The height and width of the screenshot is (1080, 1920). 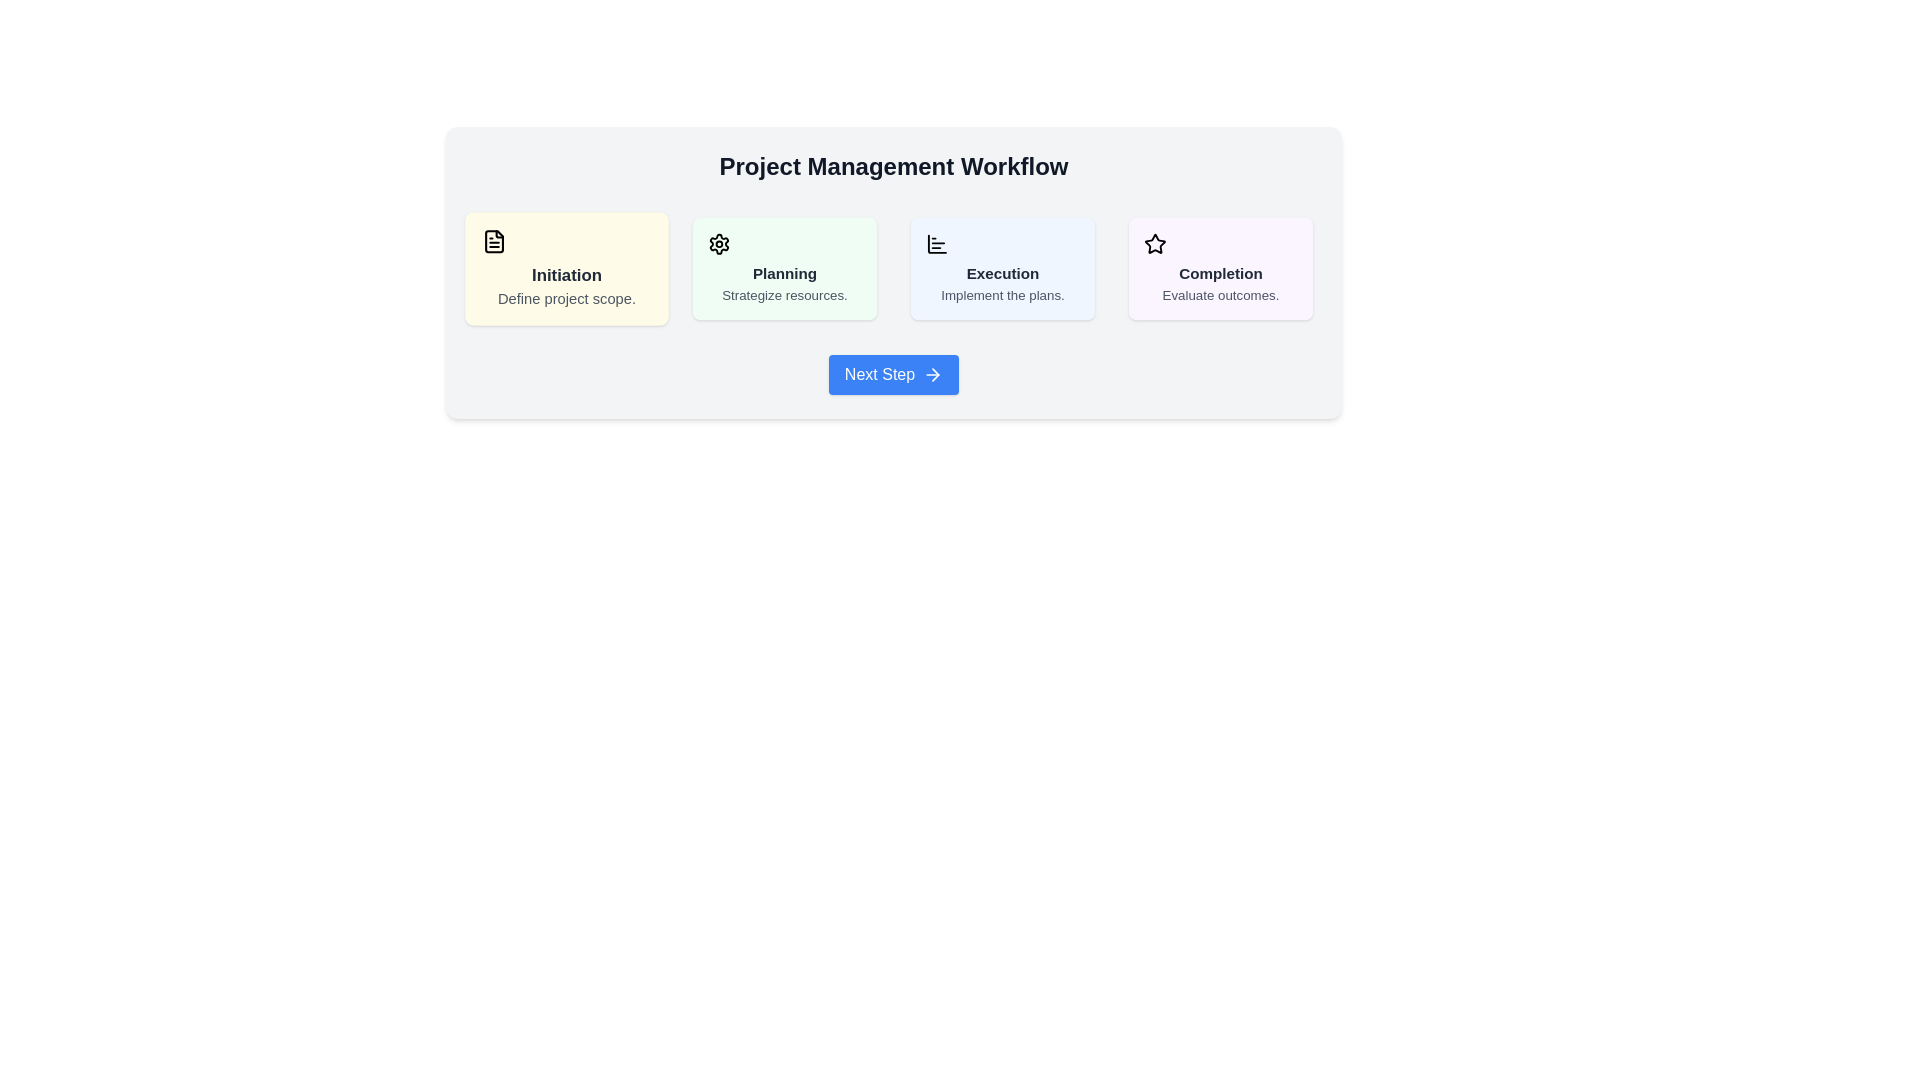 What do you see at coordinates (1003, 273) in the screenshot?
I see `the static text element functioning as a label or header, which indicates the phase or task labeled 'Execution' within the project management workflow card` at bounding box center [1003, 273].